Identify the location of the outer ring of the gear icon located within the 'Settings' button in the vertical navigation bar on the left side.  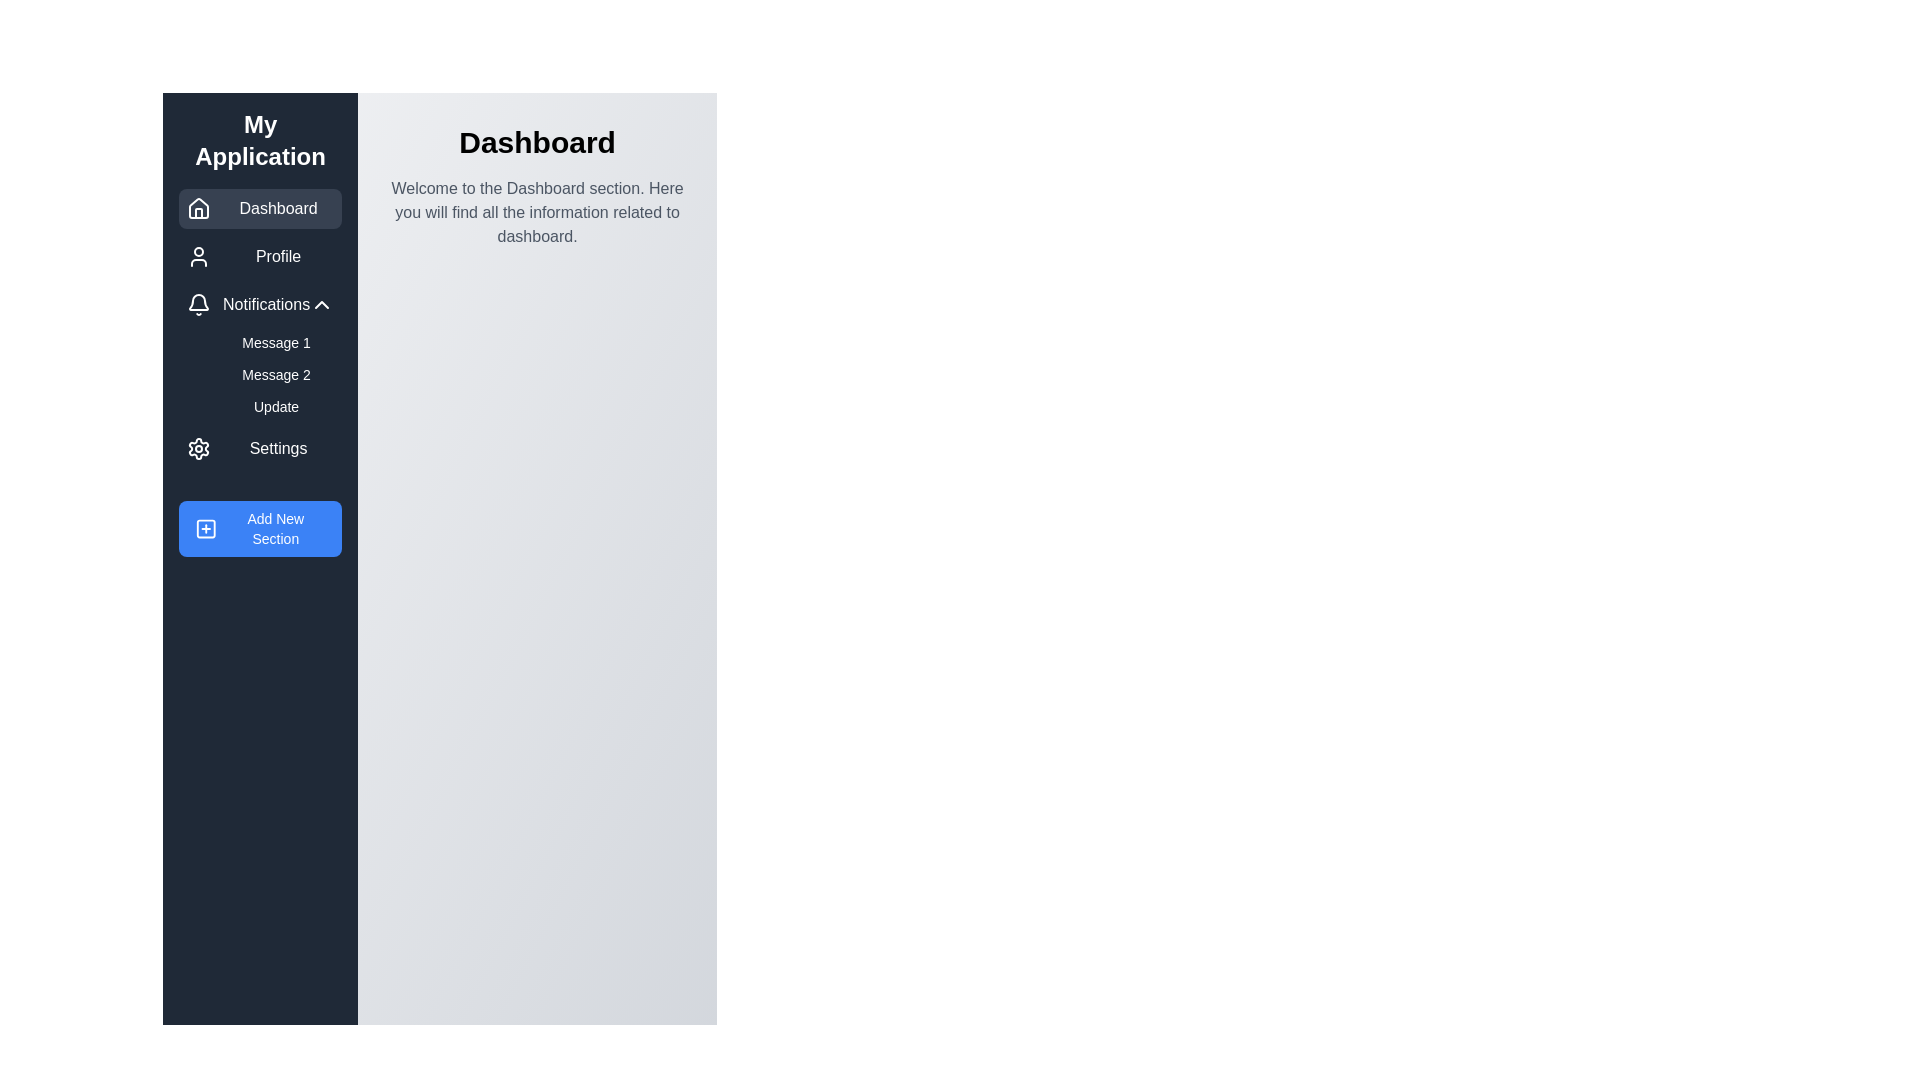
(198, 447).